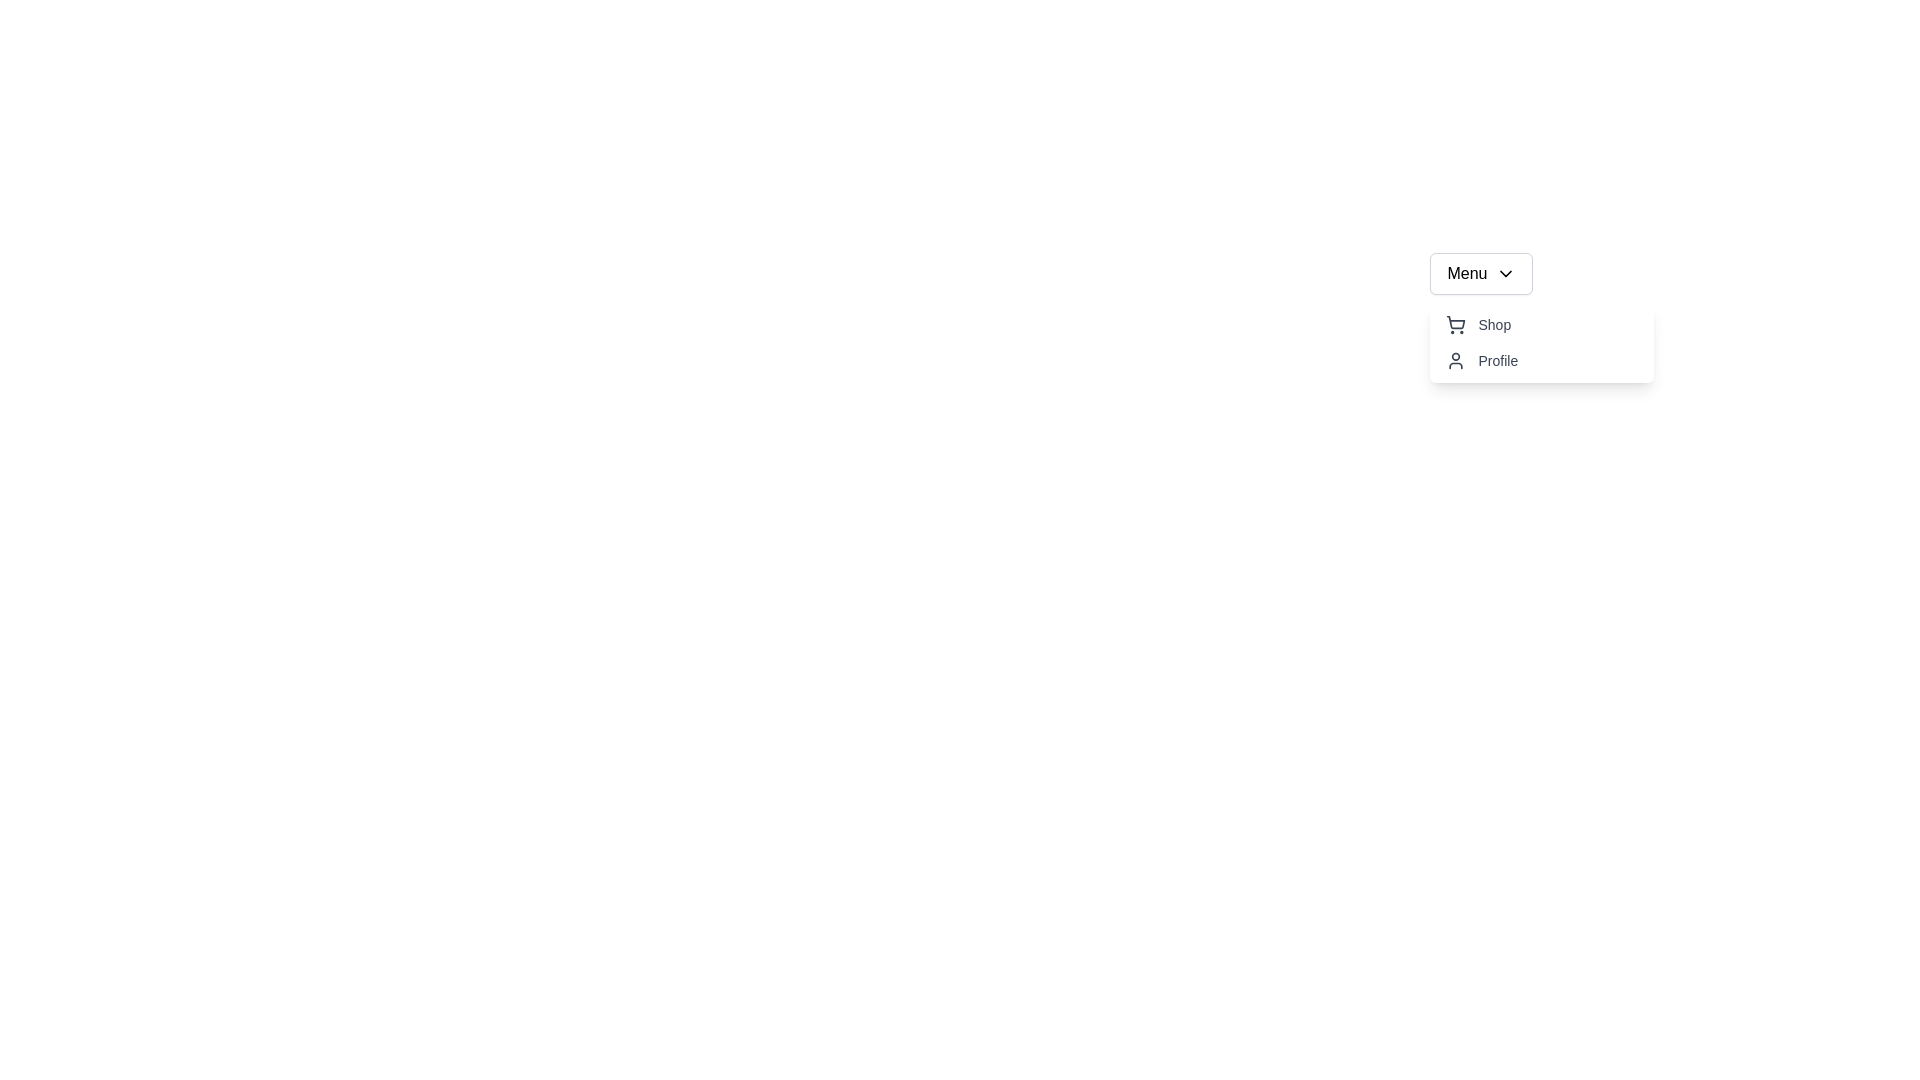 The image size is (1920, 1080). Describe the element at coordinates (1481, 273) in the screenshot. I see `the 'Menu' Dropdown Trigger Button, which is located in the top-right area of the section and is the first element in the dropdown menu structure` at that location.